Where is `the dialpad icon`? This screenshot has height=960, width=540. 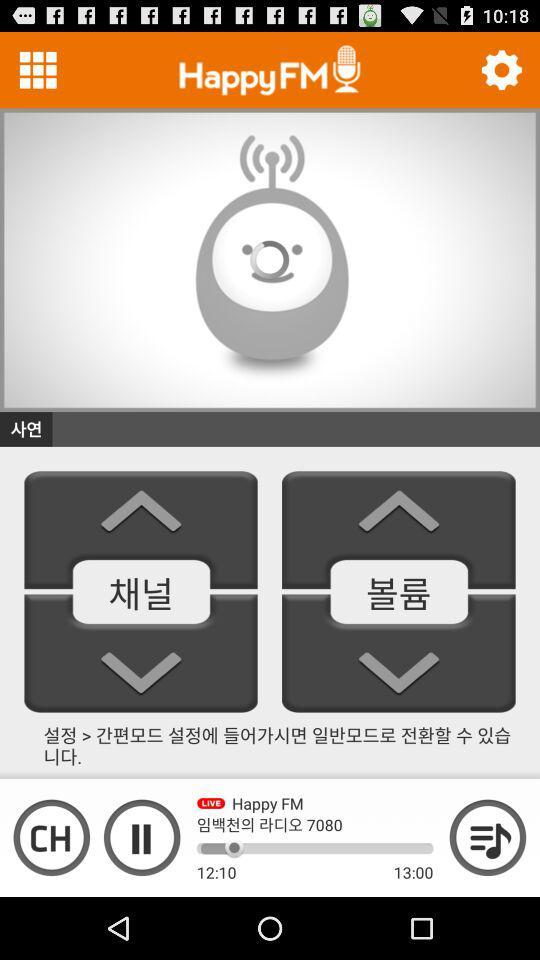 the dialpad icon is located at coordinates (38, 74).